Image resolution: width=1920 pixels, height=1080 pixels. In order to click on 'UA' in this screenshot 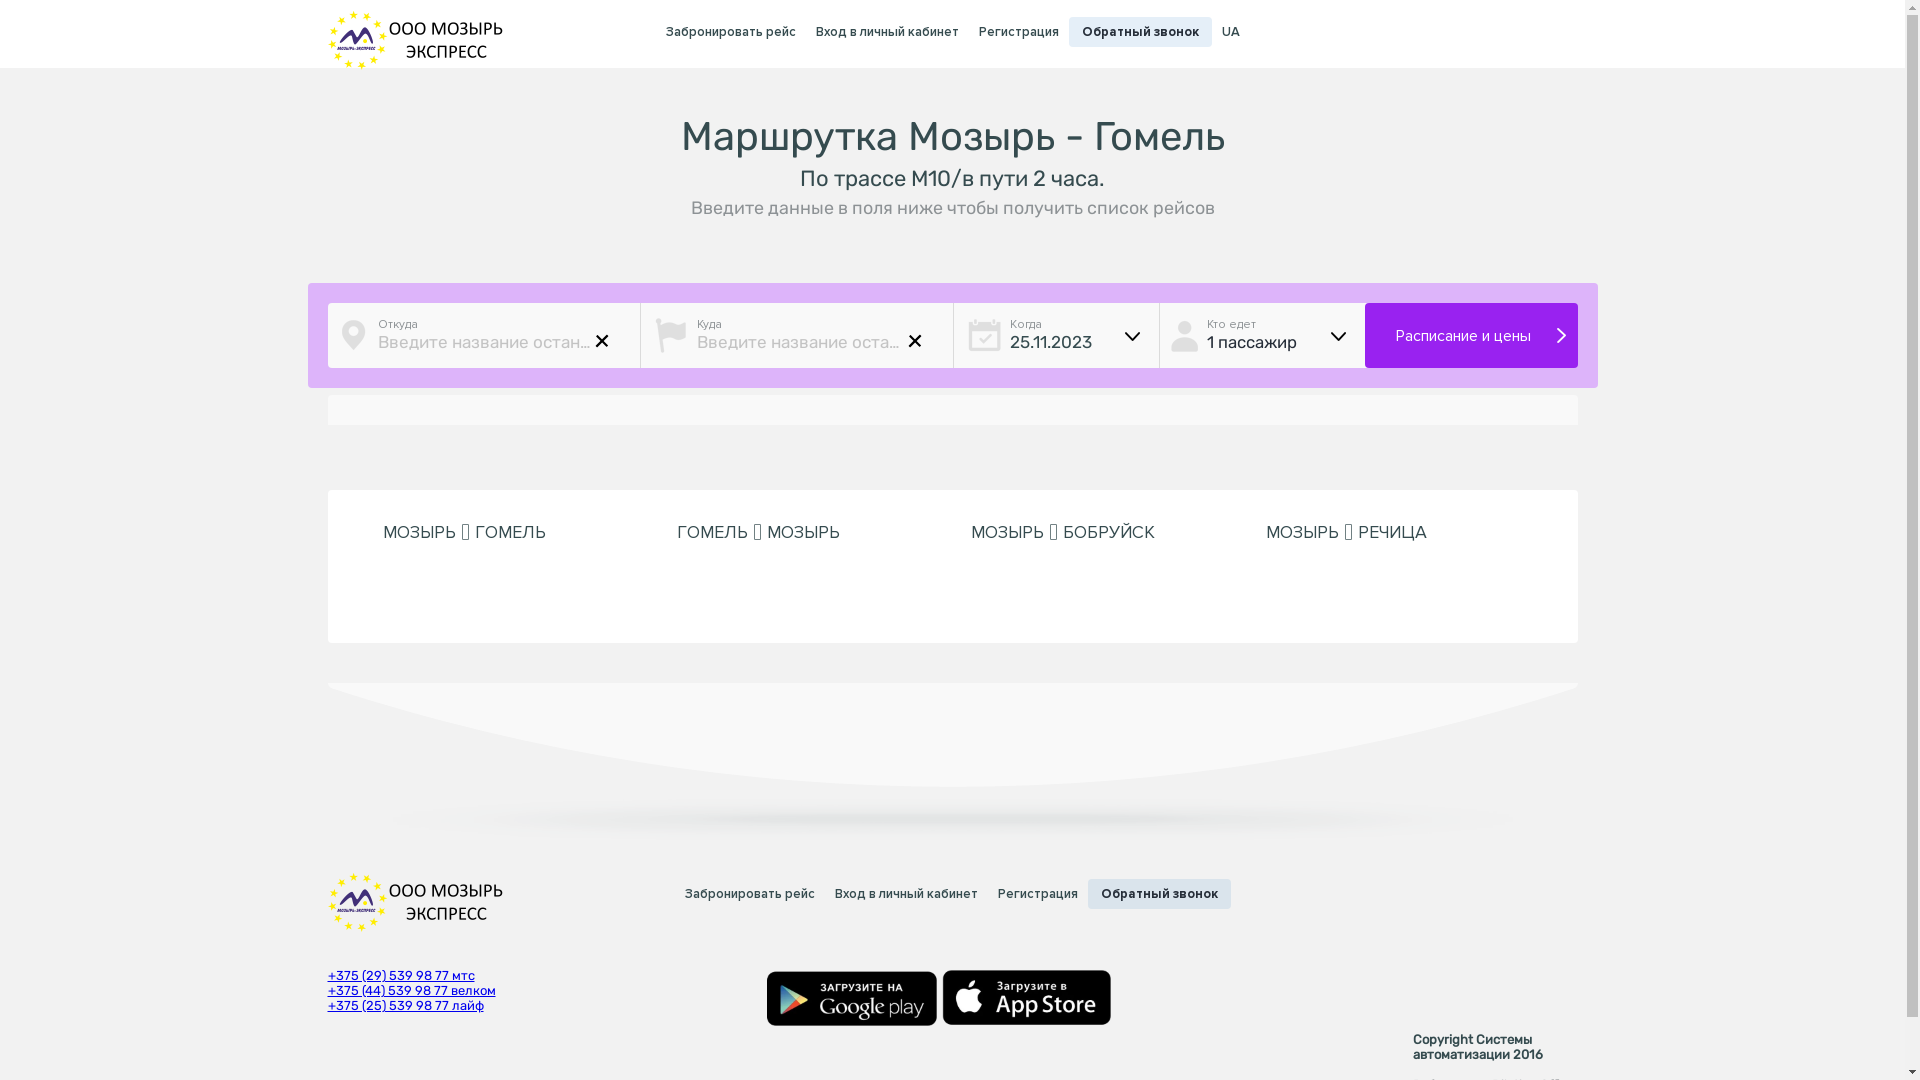, I will do `click(1229, 32)`.